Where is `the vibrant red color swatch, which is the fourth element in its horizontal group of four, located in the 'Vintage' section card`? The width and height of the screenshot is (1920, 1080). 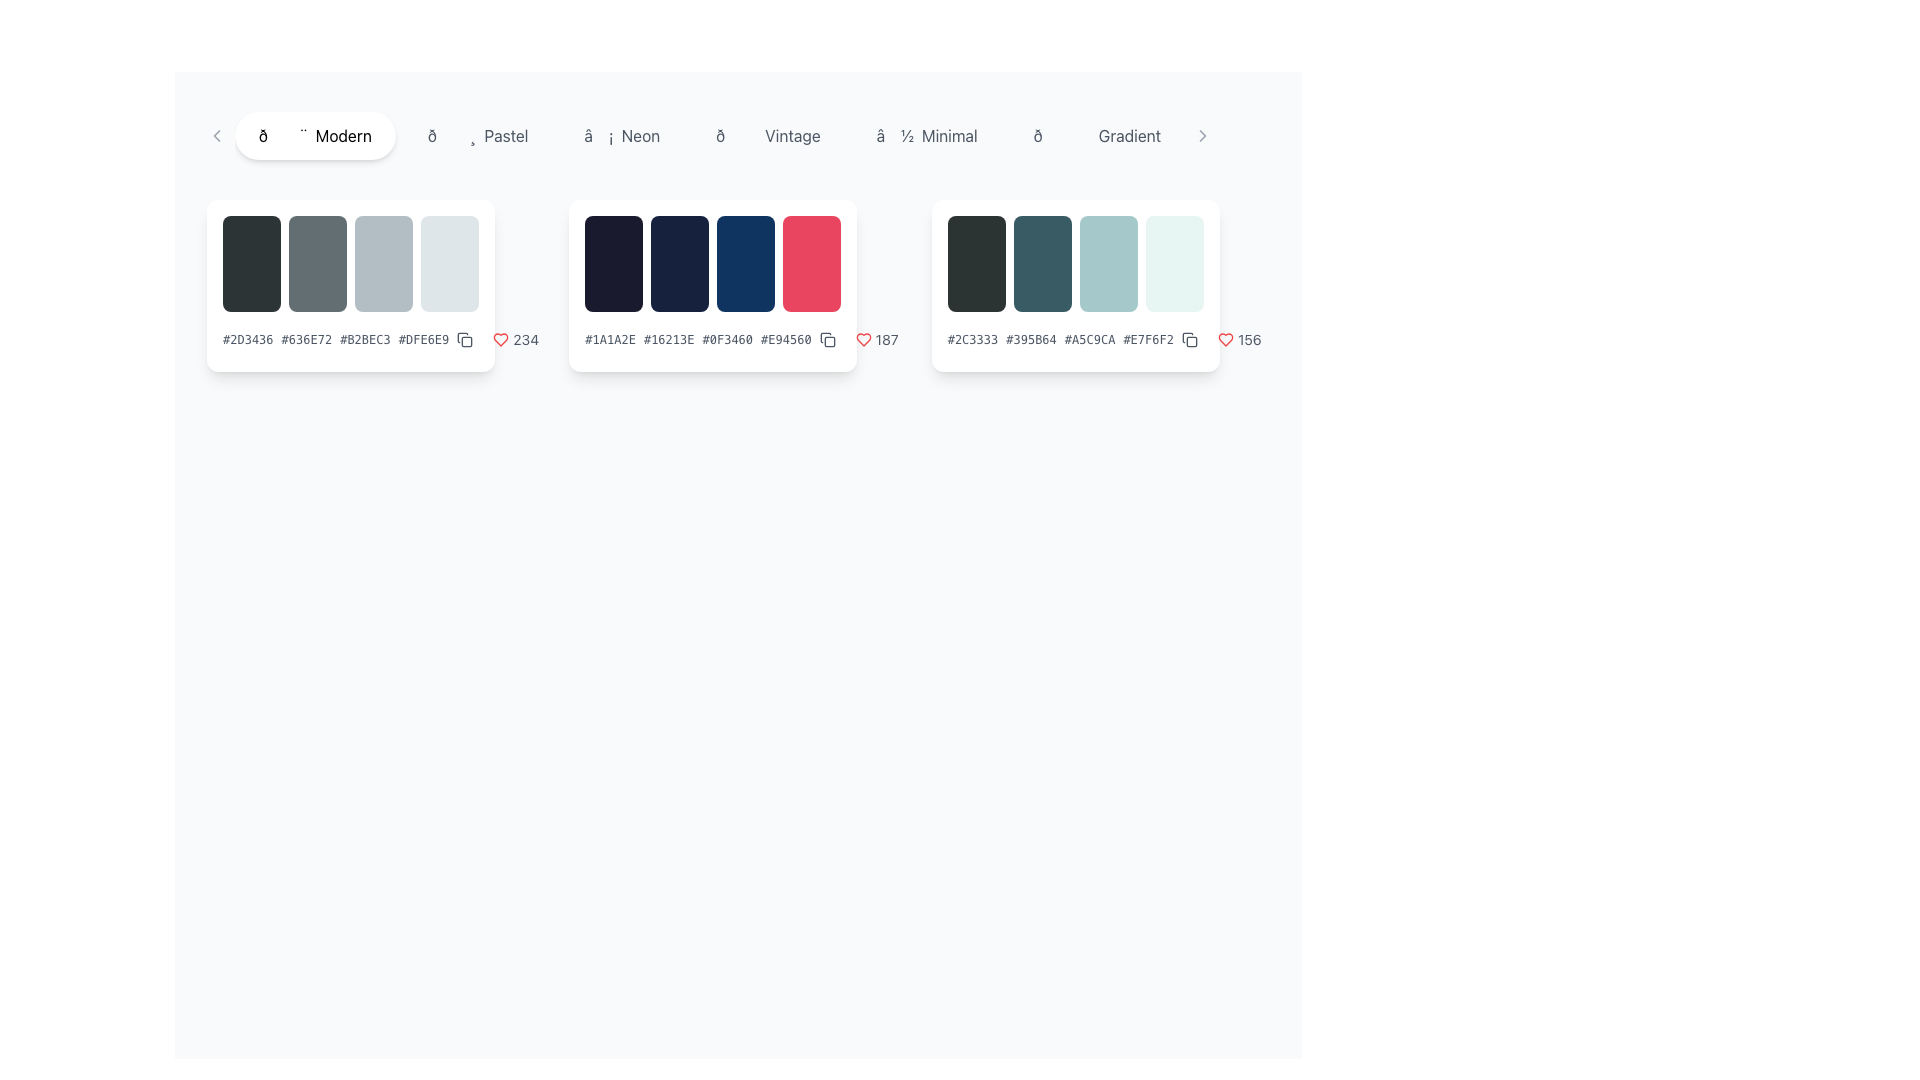 the vibrant red color swatch, which is the fourth element in its horizontal group of four, located in the 'Vintage' section card is located at coordinates (812, 262).